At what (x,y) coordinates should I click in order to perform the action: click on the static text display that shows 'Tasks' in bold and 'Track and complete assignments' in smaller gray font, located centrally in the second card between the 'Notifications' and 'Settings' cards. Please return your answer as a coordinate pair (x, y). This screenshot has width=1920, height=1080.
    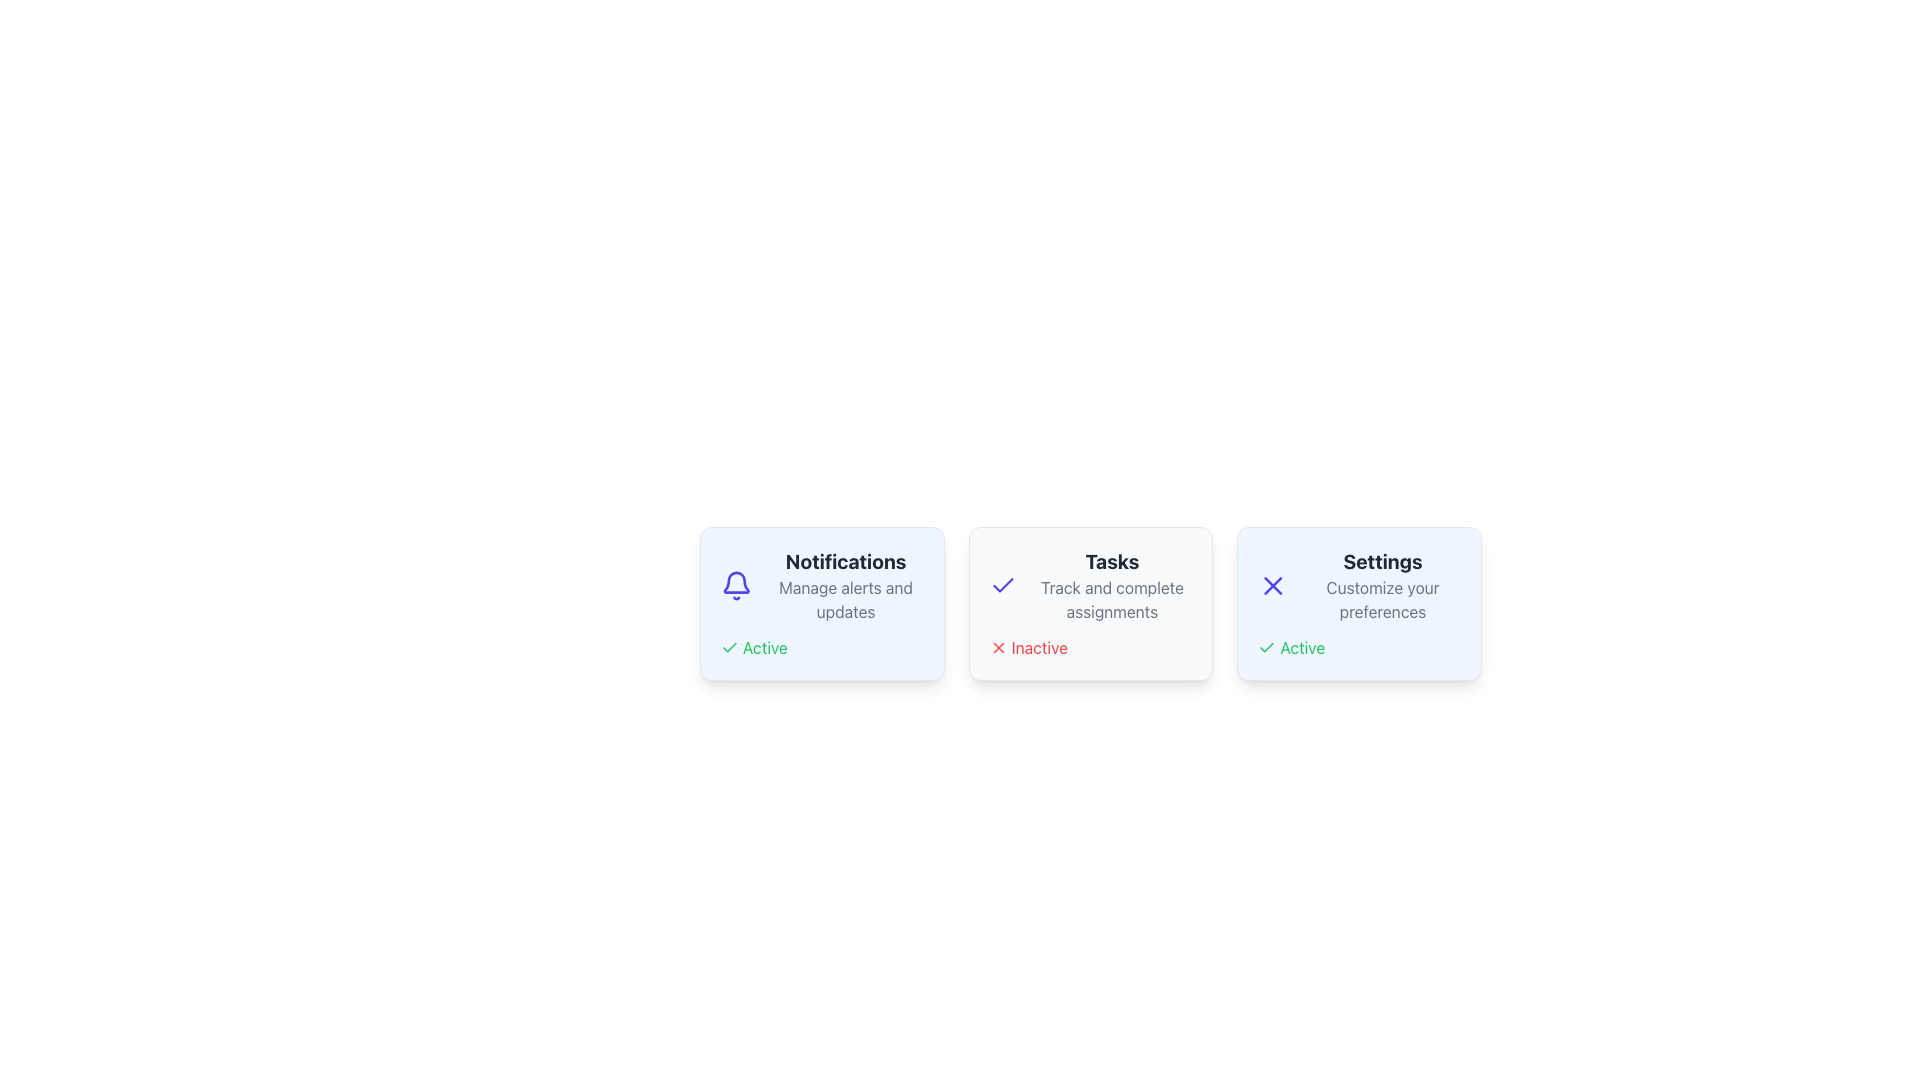
    Looking at the image, I should click on (1089, 585).